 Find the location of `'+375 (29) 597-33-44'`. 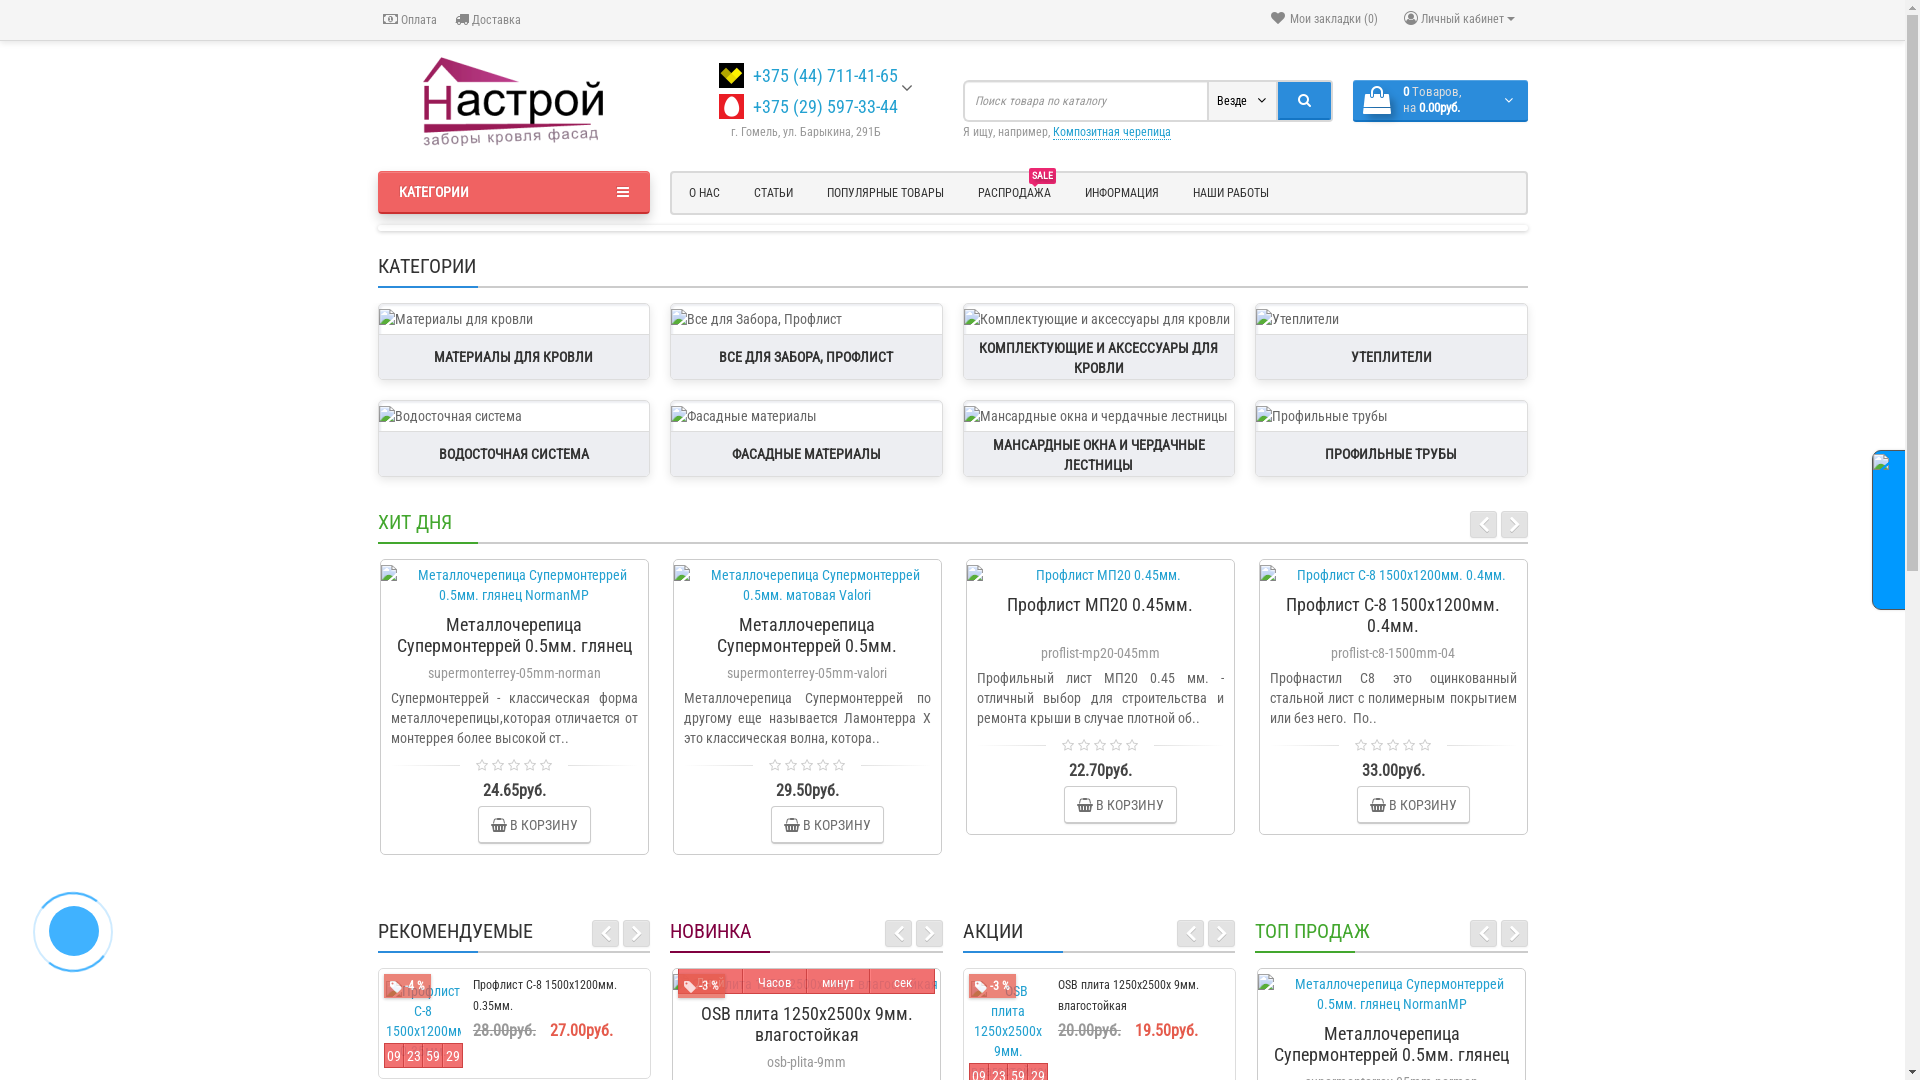

'+375 (29) 597-33-44' is located at coordinates (752, 106).